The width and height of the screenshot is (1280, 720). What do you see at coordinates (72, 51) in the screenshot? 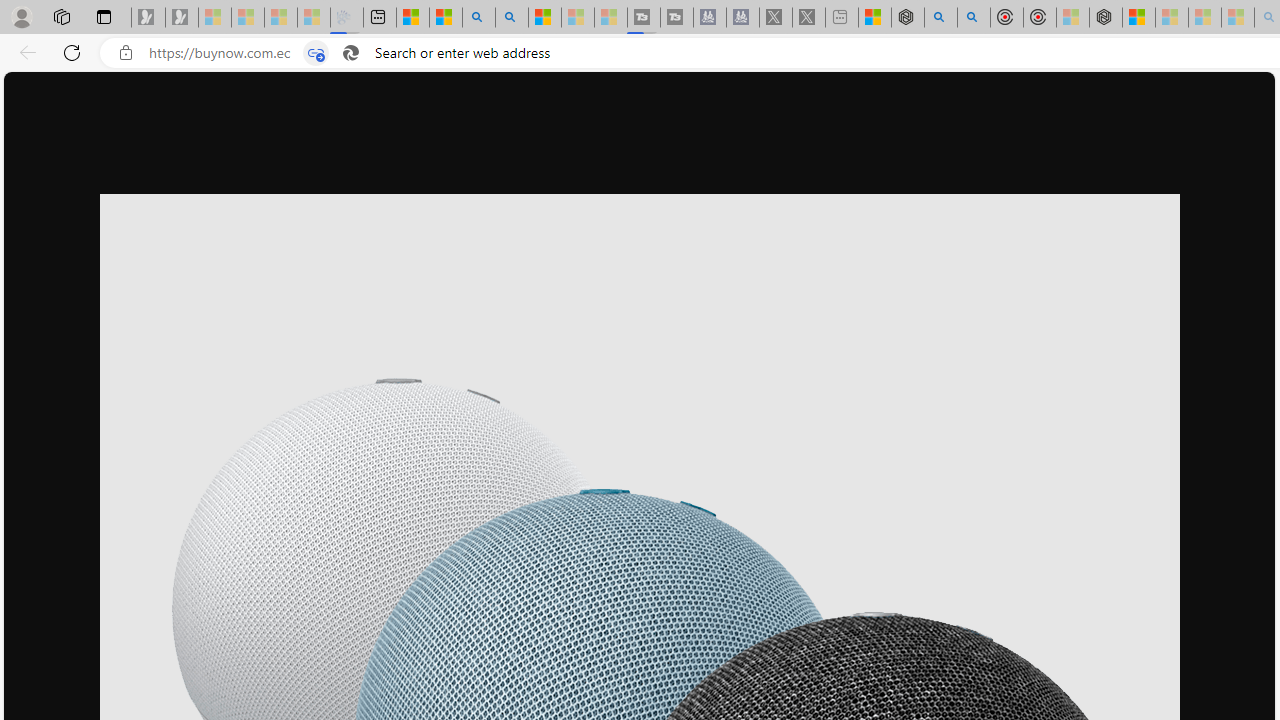
I see `'Refresh'` at bounding box center [72, 51].